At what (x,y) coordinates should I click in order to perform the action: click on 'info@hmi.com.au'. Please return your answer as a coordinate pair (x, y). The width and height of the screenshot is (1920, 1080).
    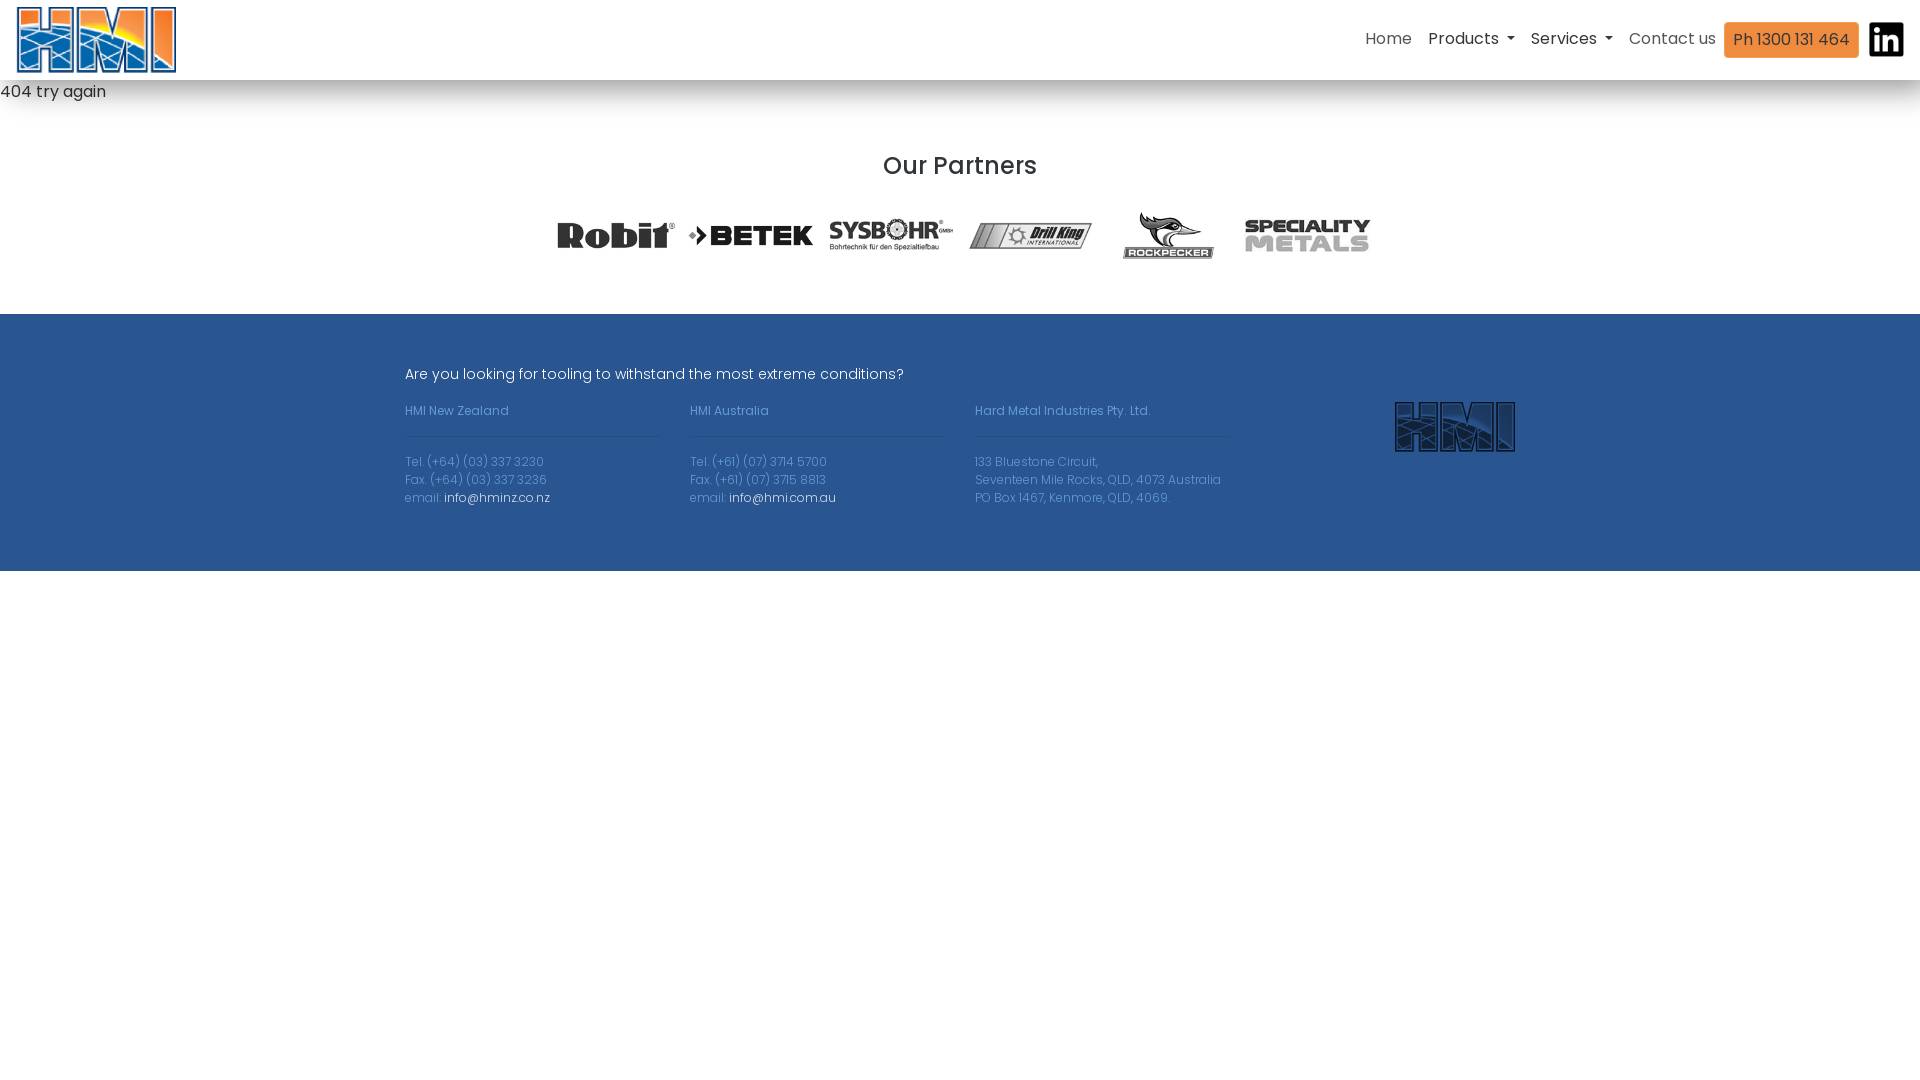
    Looking at the image, I should click on (781, 496).